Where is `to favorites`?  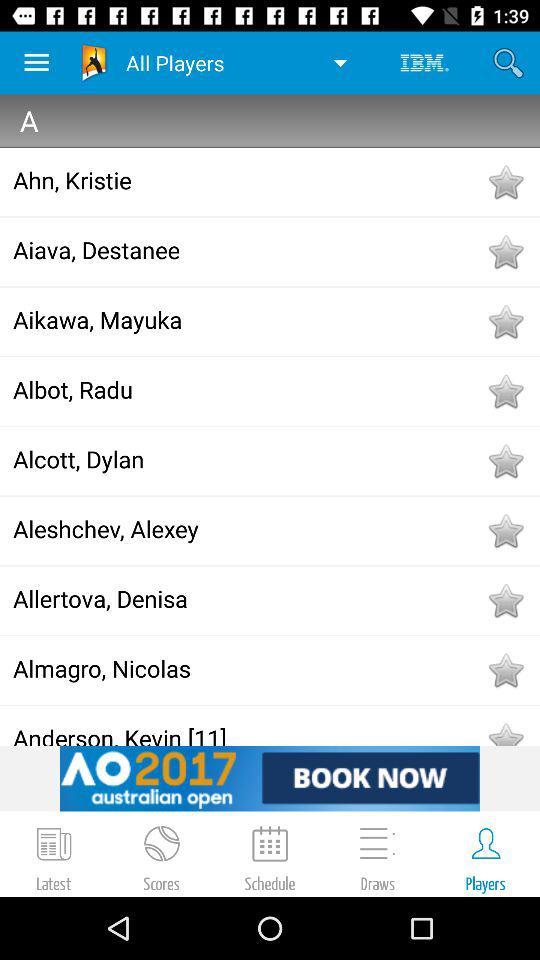 to favorites is located at coordinates (504, 390).